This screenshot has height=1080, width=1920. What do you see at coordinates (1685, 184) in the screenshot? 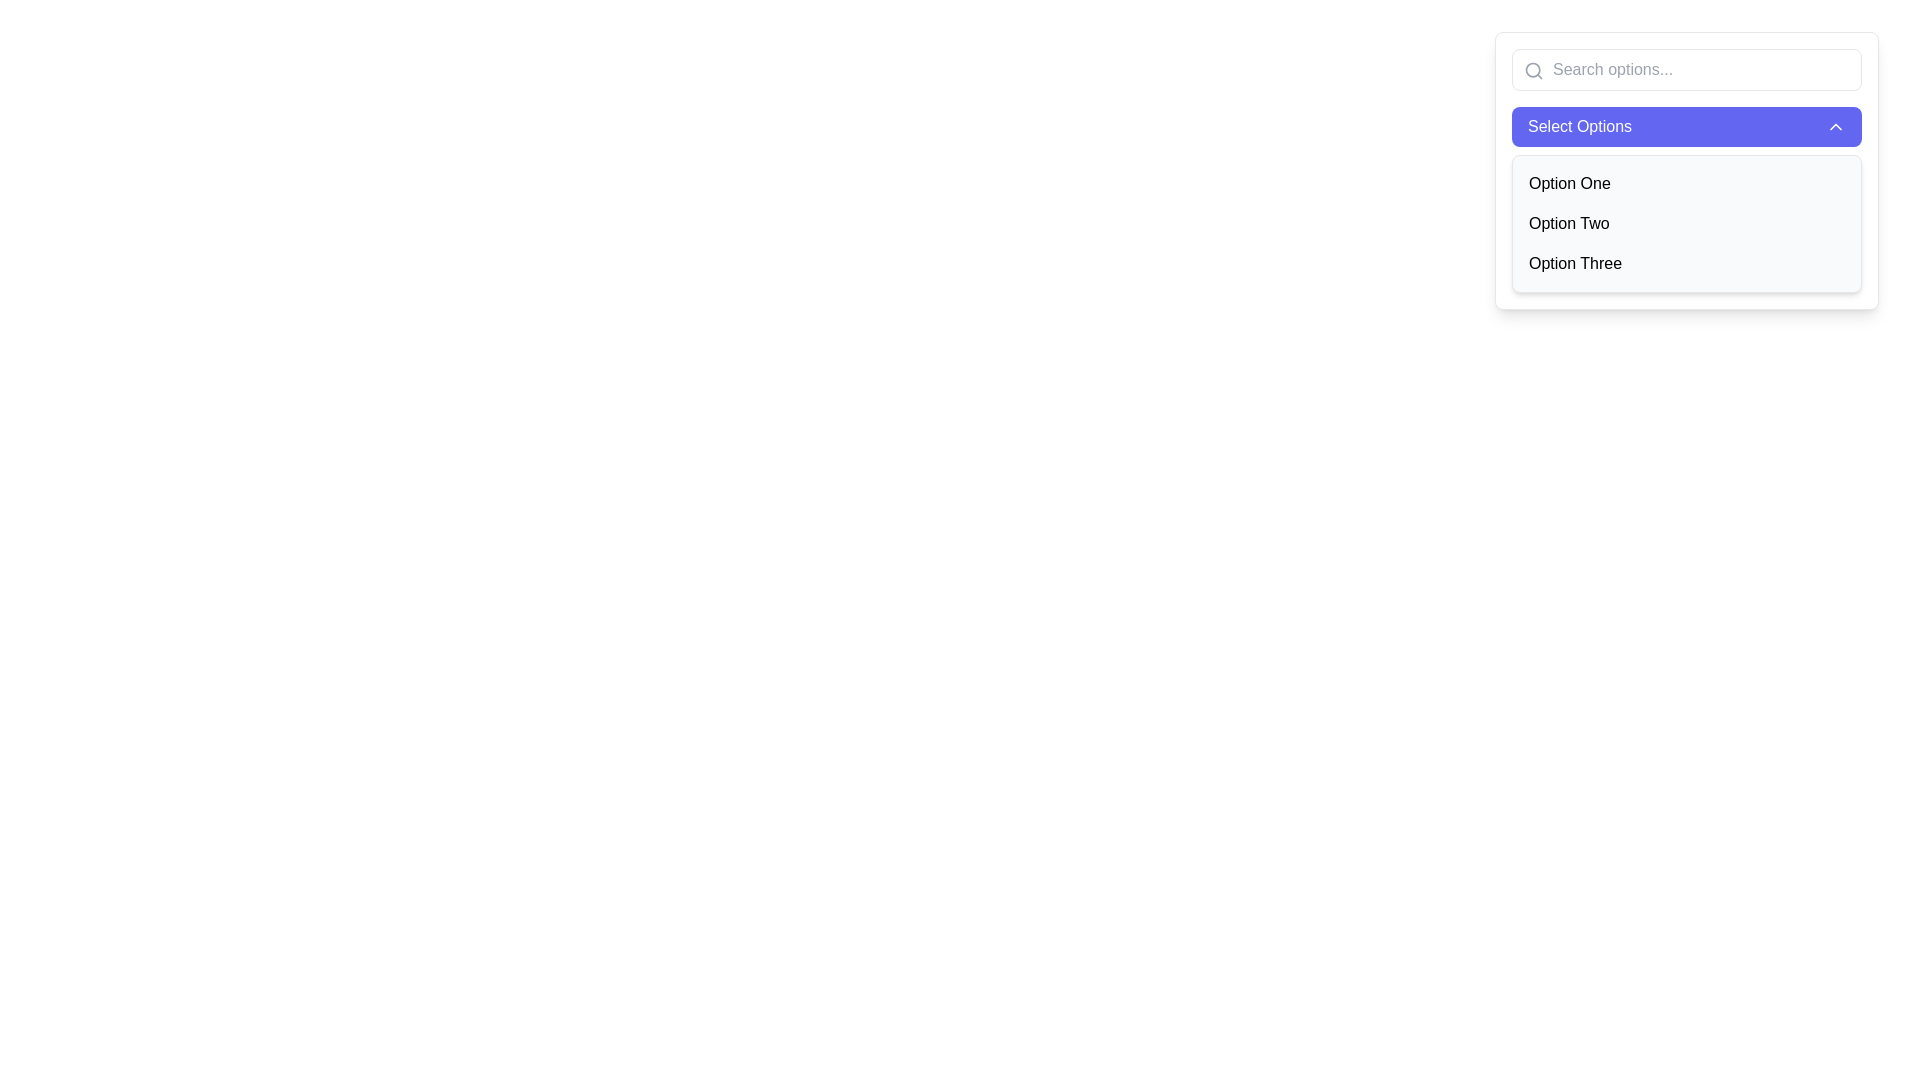
I see `the dropdown menu item labeled 'Option One'` at bounding box center [1685, 184].